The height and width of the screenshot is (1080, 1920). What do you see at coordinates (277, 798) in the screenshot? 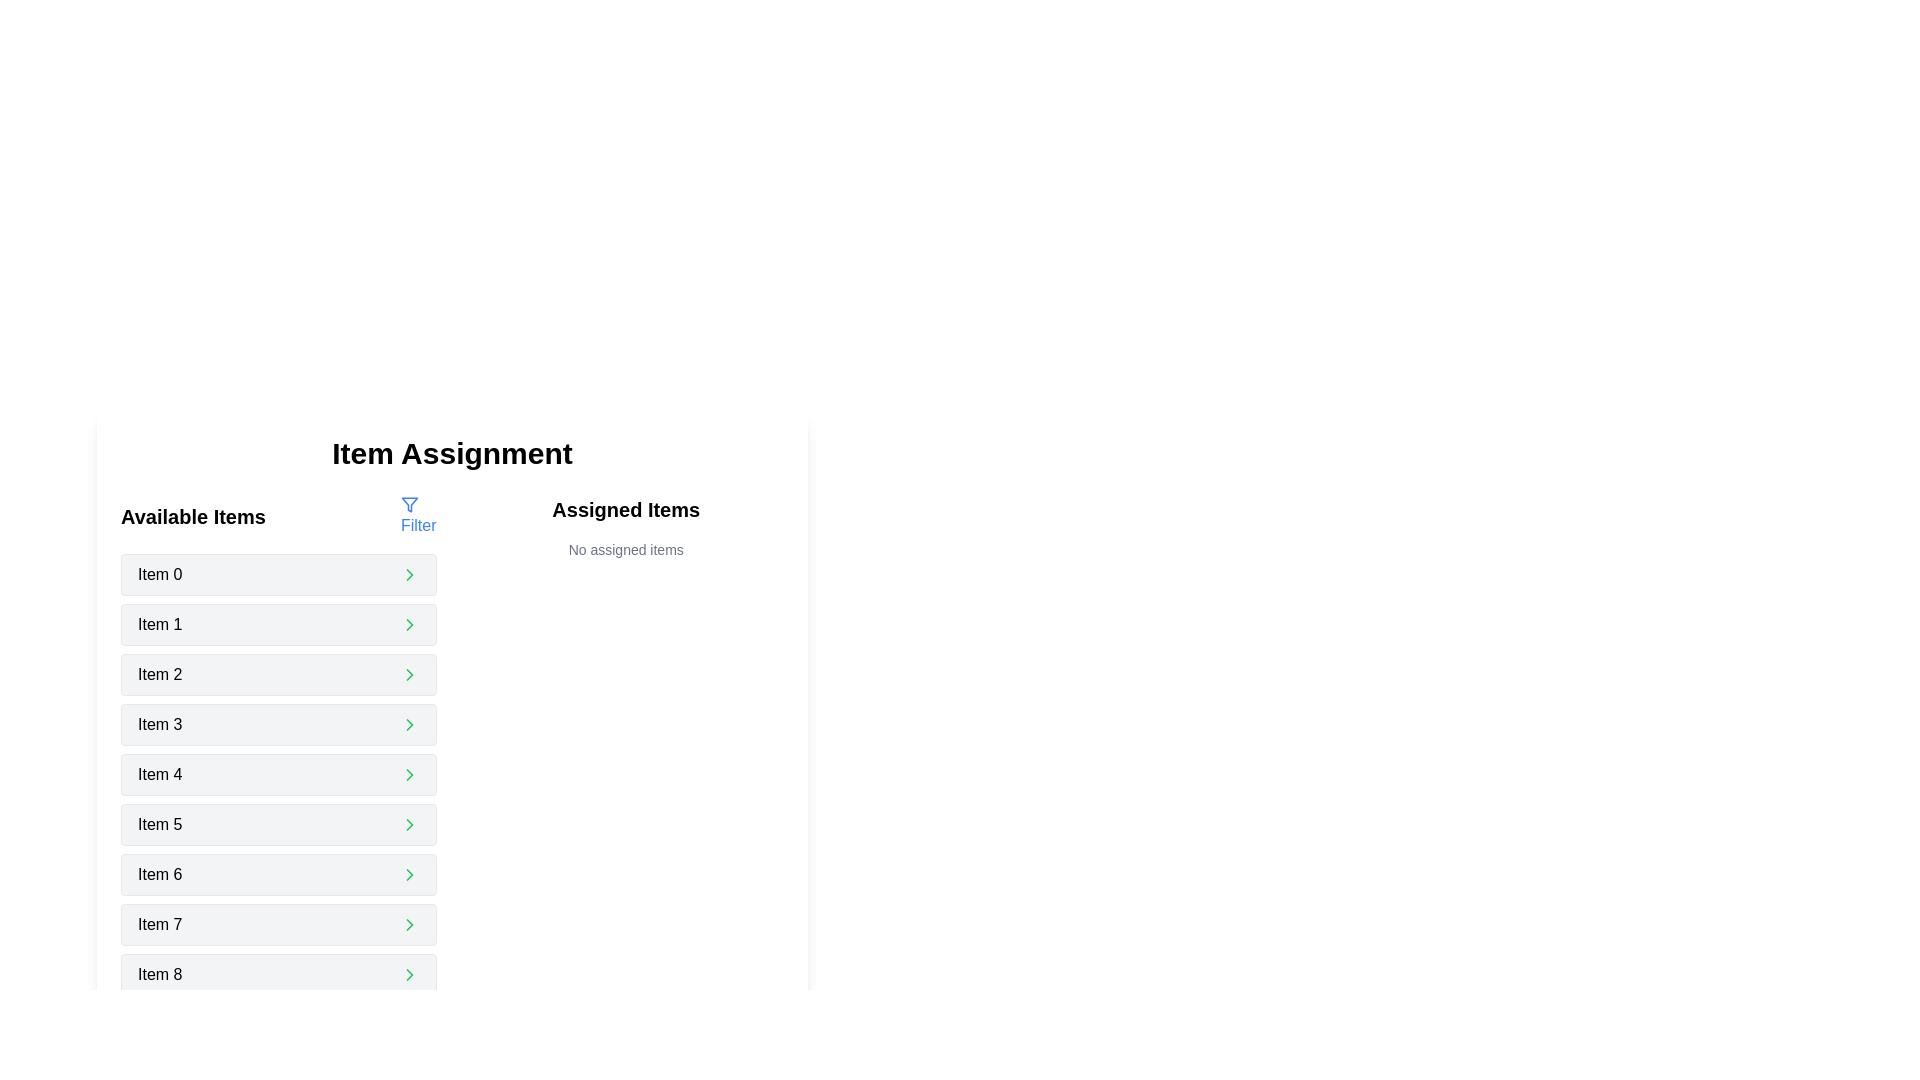
I see `an item from the vertically stacked list of items labeled from 'Item 0'` at bounding box center [277, 798].